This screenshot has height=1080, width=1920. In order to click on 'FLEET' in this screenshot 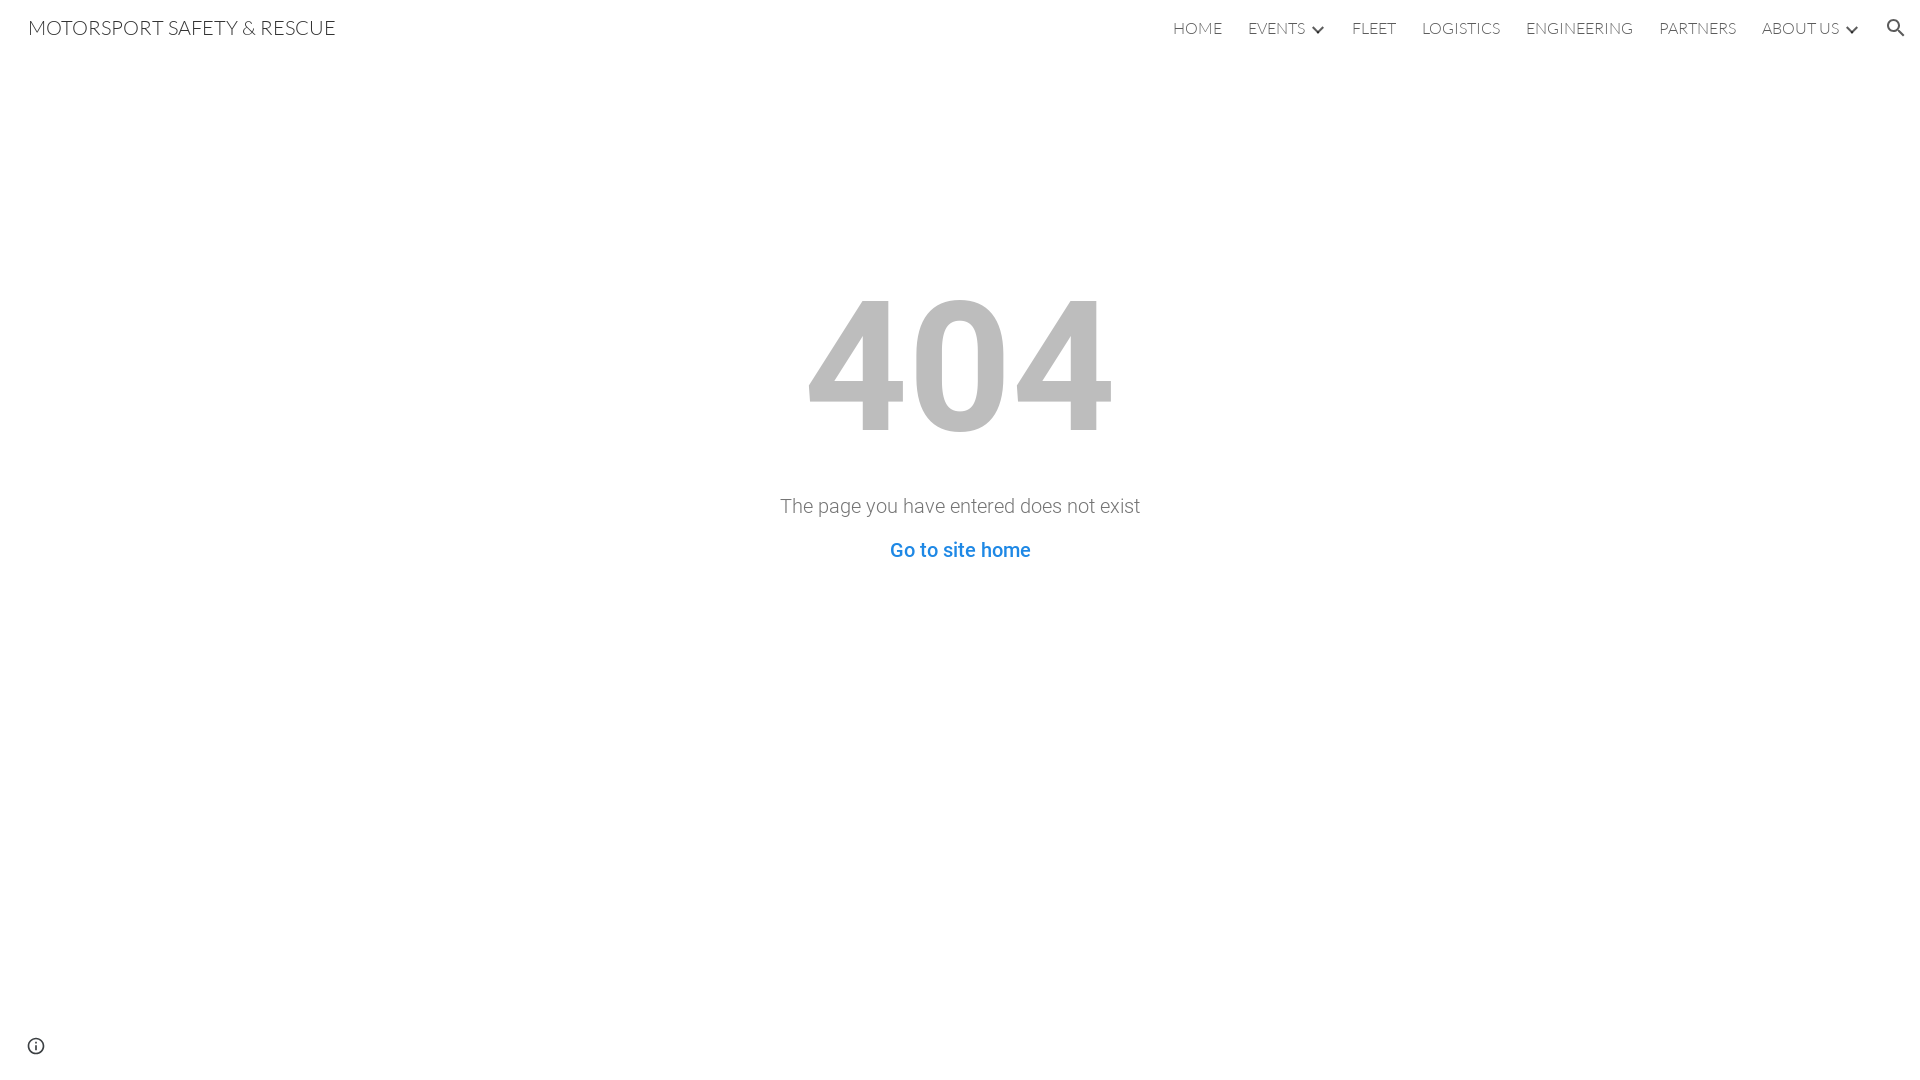, I will do `click(1372, 27)`.